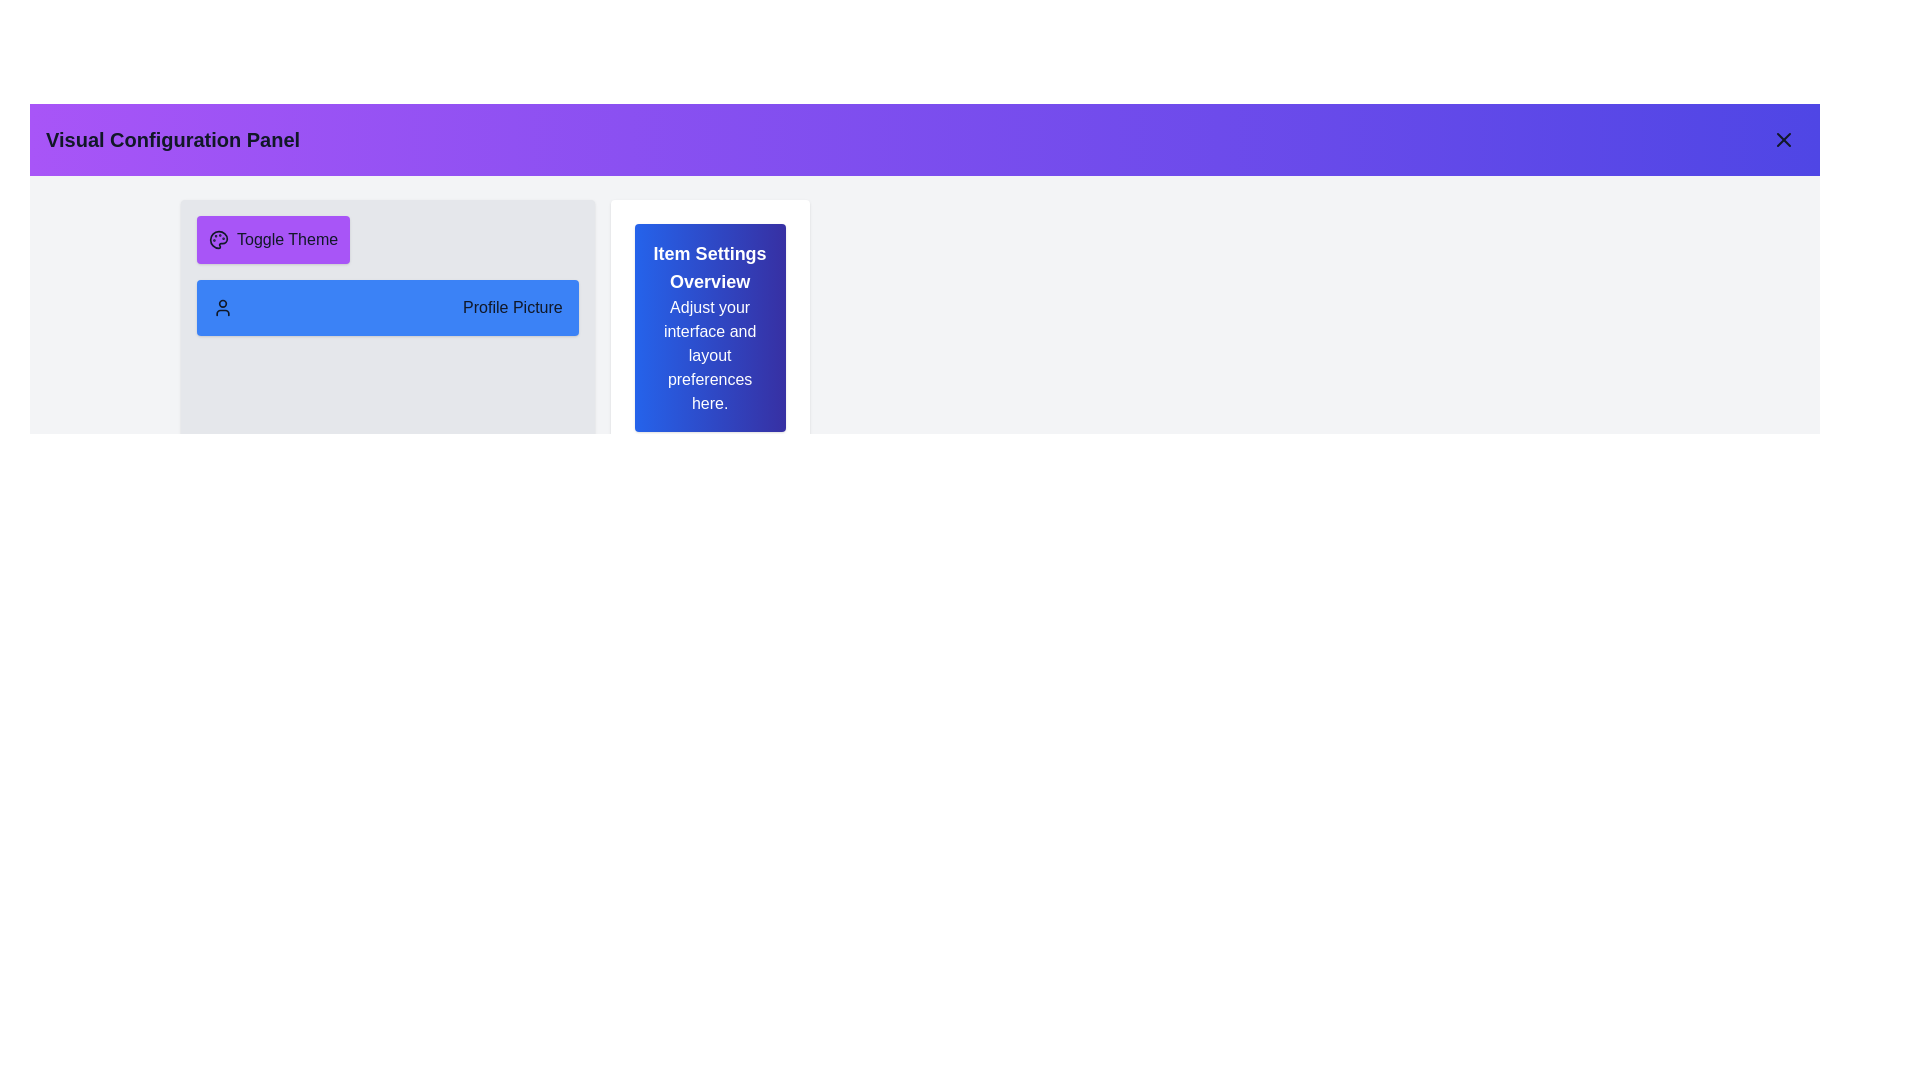 The image size is (1920, 1080). What do you see at coordinates (219, 238) in the screenshot?
I see `the circular icon representing a painter's palette with a purple background, located inside the 'Toggle Theme' button, to the left of the text label` at bounding box center [219, 238].